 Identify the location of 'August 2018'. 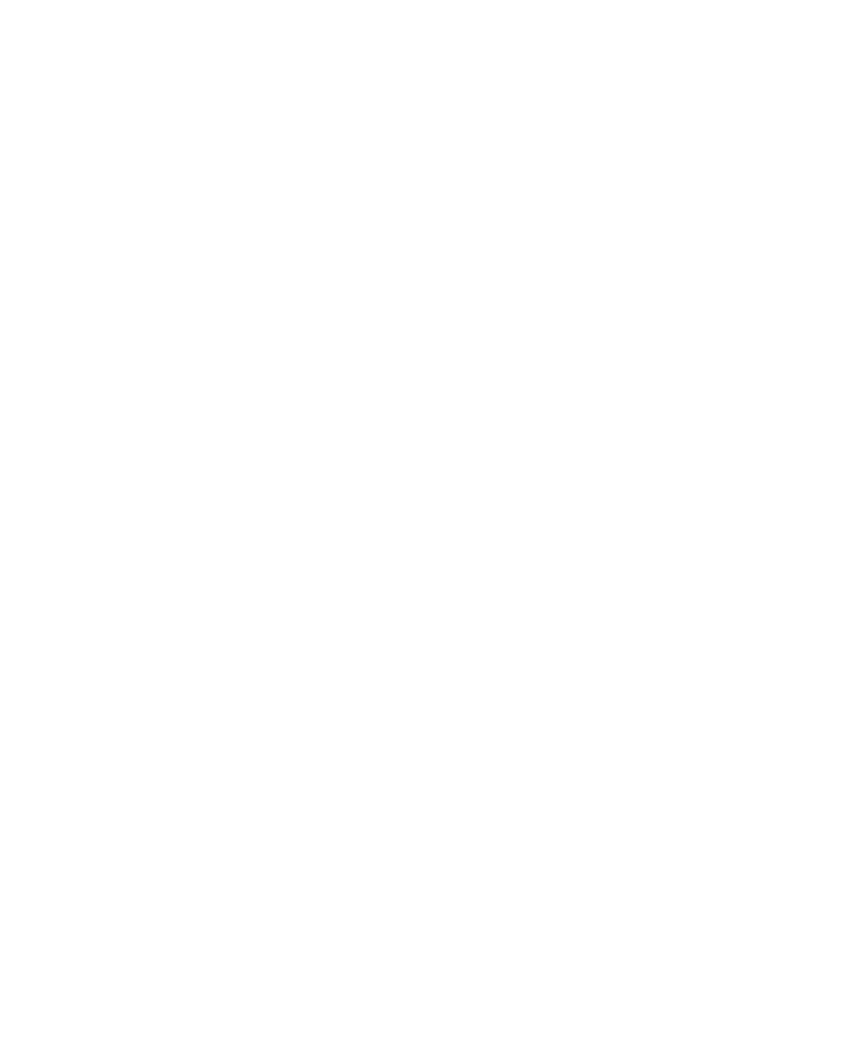
(133, 768).